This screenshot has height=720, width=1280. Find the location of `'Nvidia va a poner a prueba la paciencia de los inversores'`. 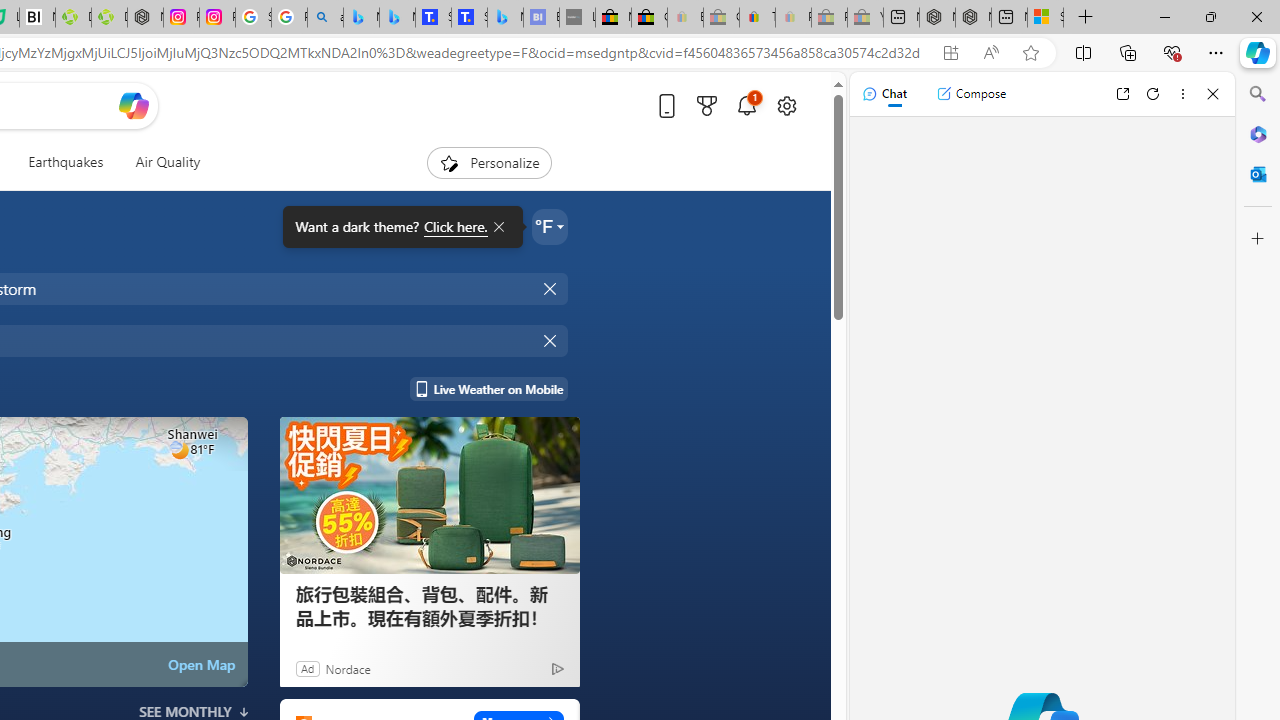

'Nvidia va a poner a prueba la paciencia de los inversores' is located at coordinates (37, 17).